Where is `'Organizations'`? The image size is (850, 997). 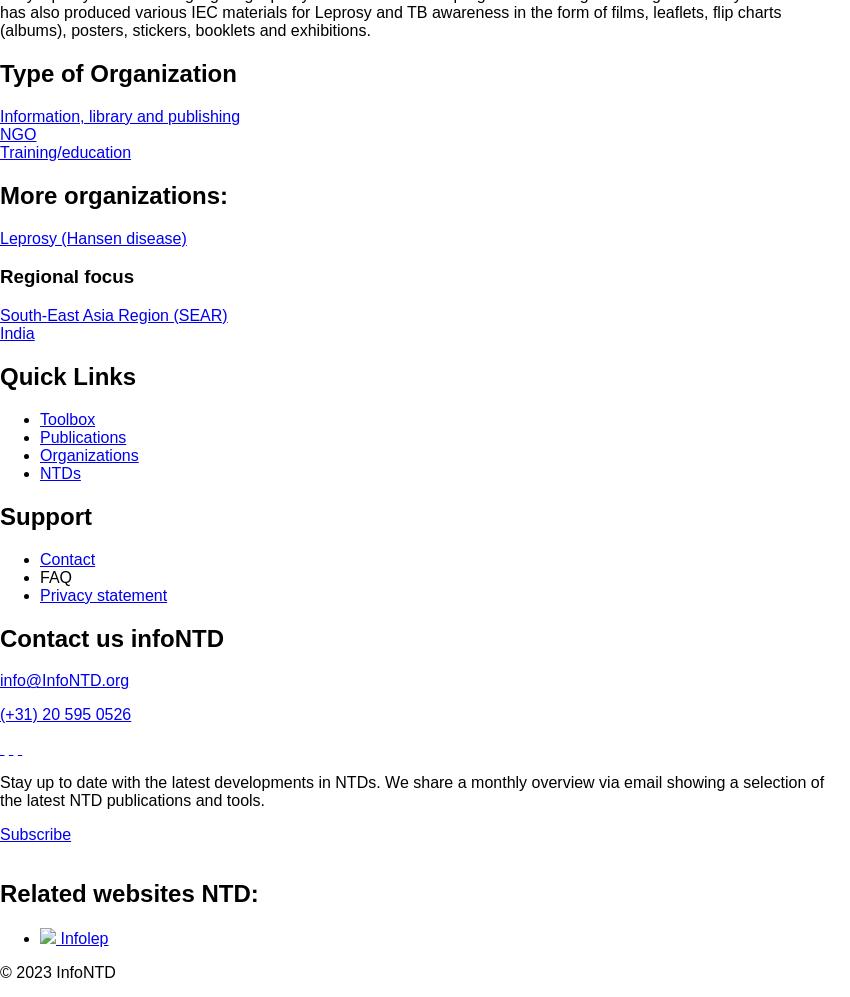
'Organizations' is located at coordinates (87, 454).